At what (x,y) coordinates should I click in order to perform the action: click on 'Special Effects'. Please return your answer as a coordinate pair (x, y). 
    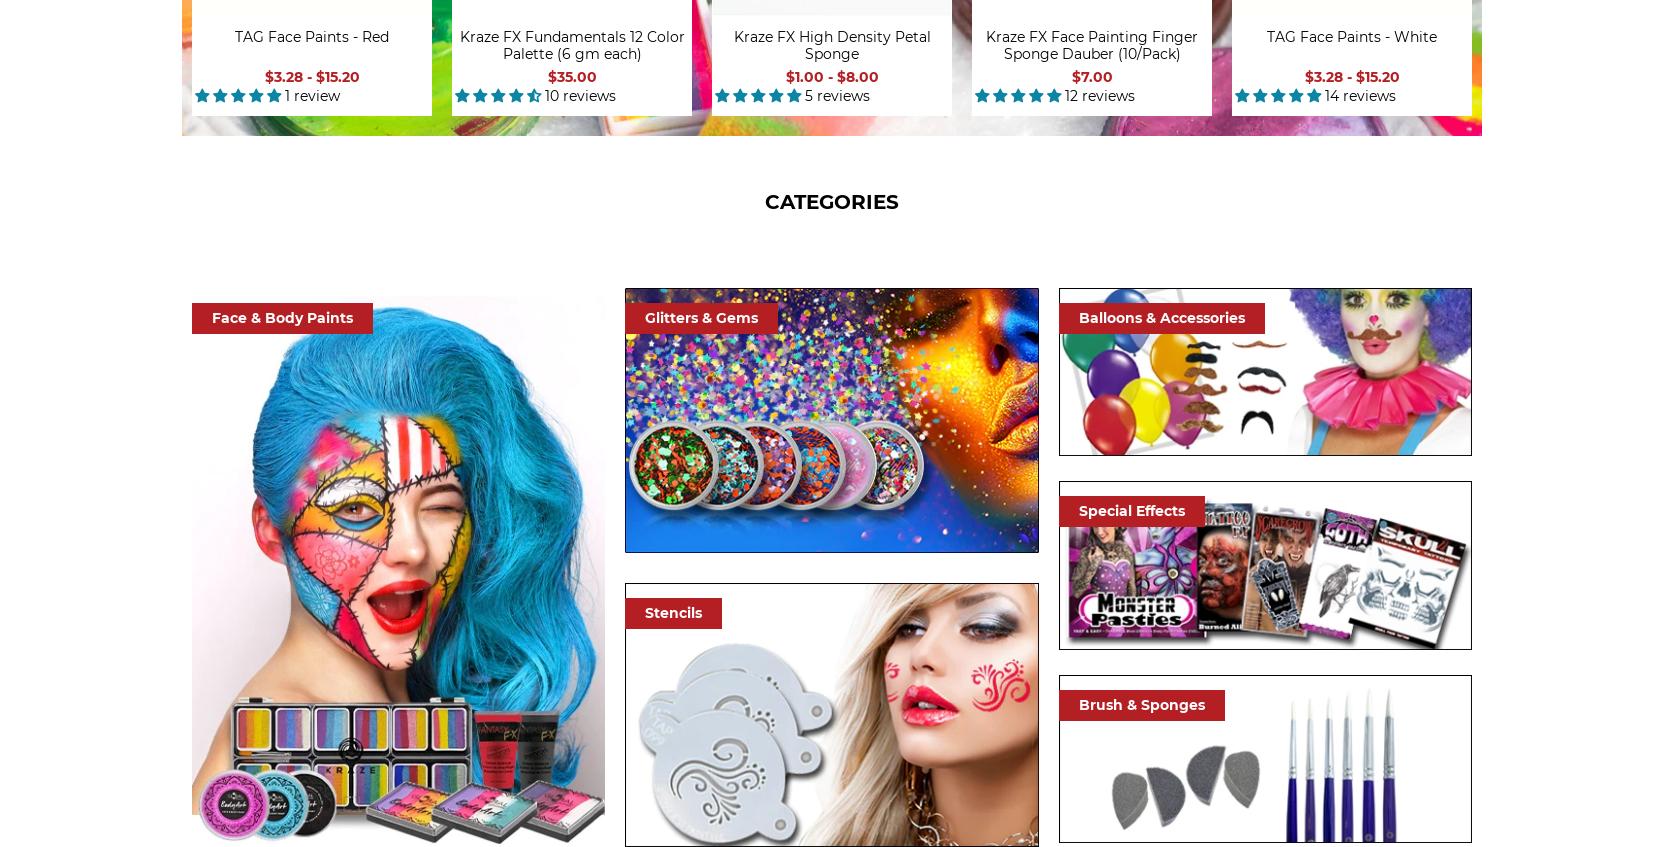
    Looking at the image, I should click on (1130, 509).